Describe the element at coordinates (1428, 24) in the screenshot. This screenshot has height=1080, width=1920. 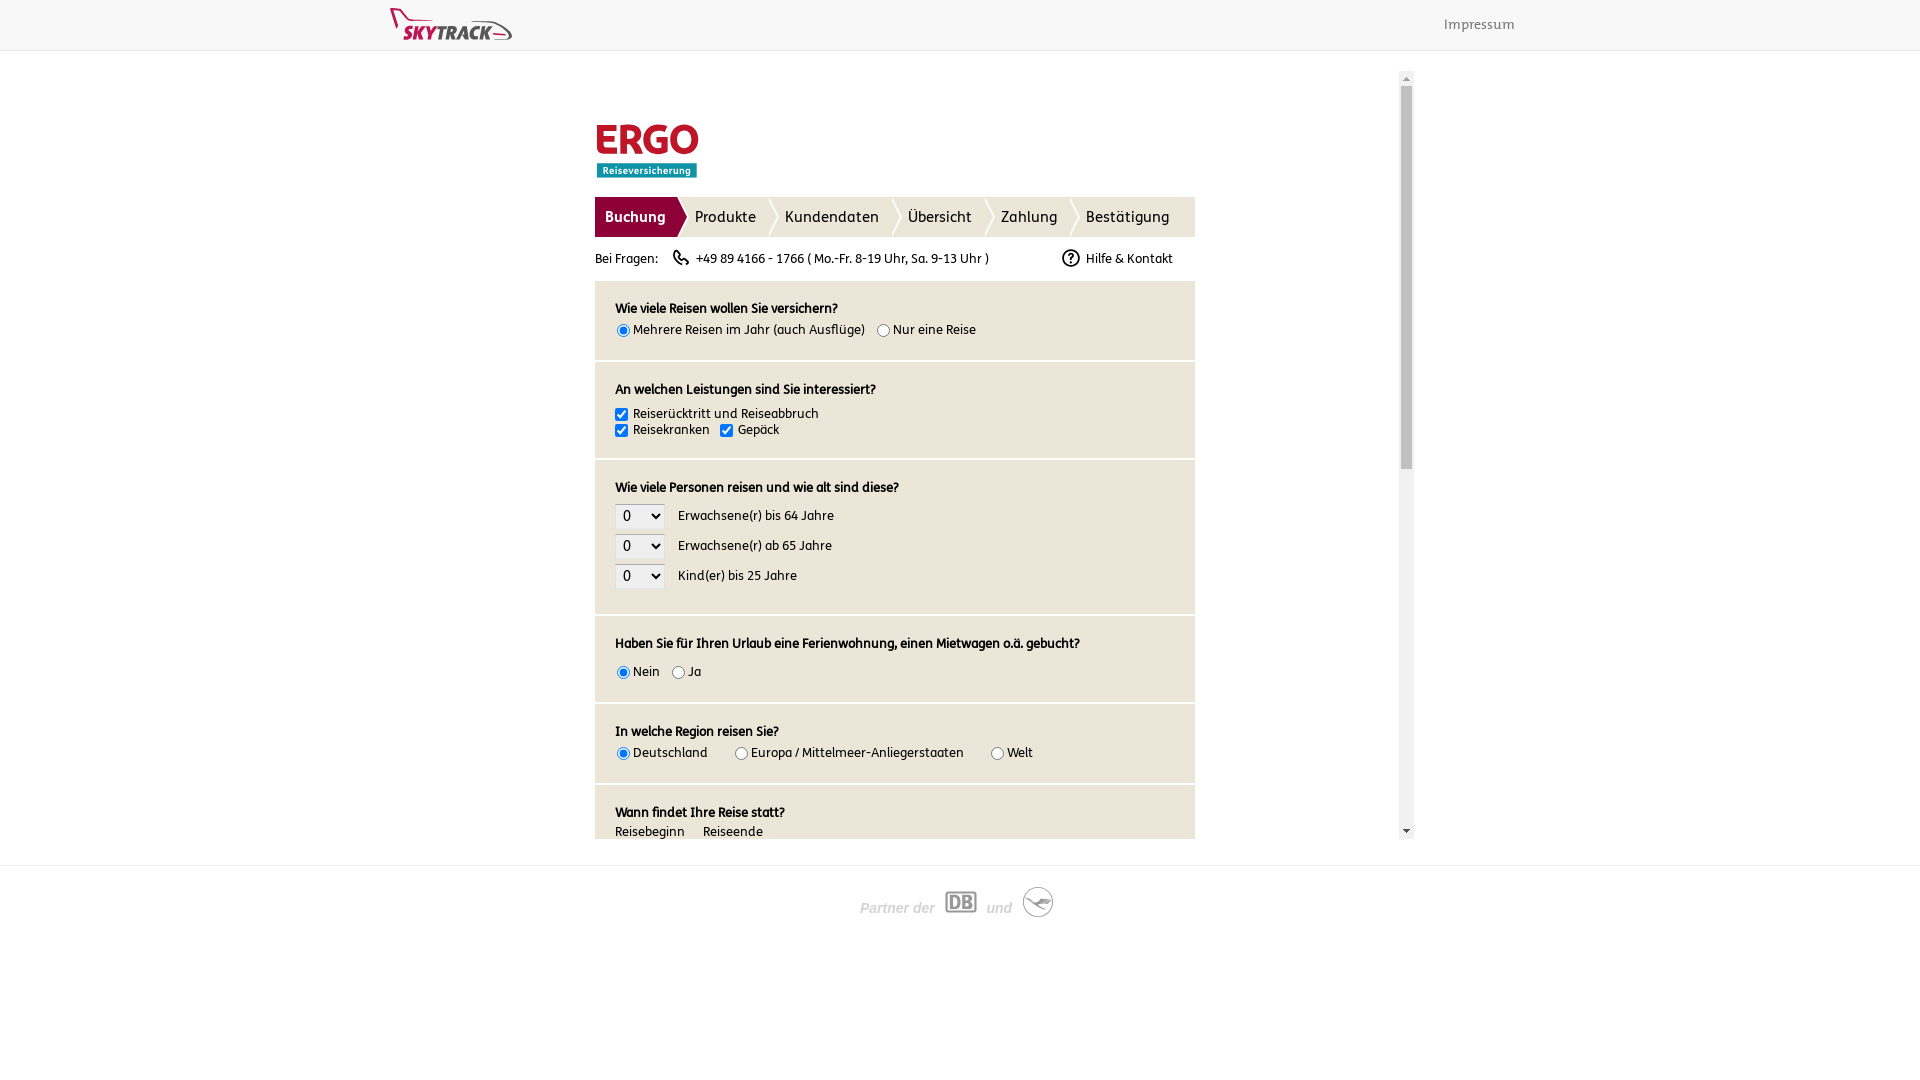
I see `'Impressum'` at that location.